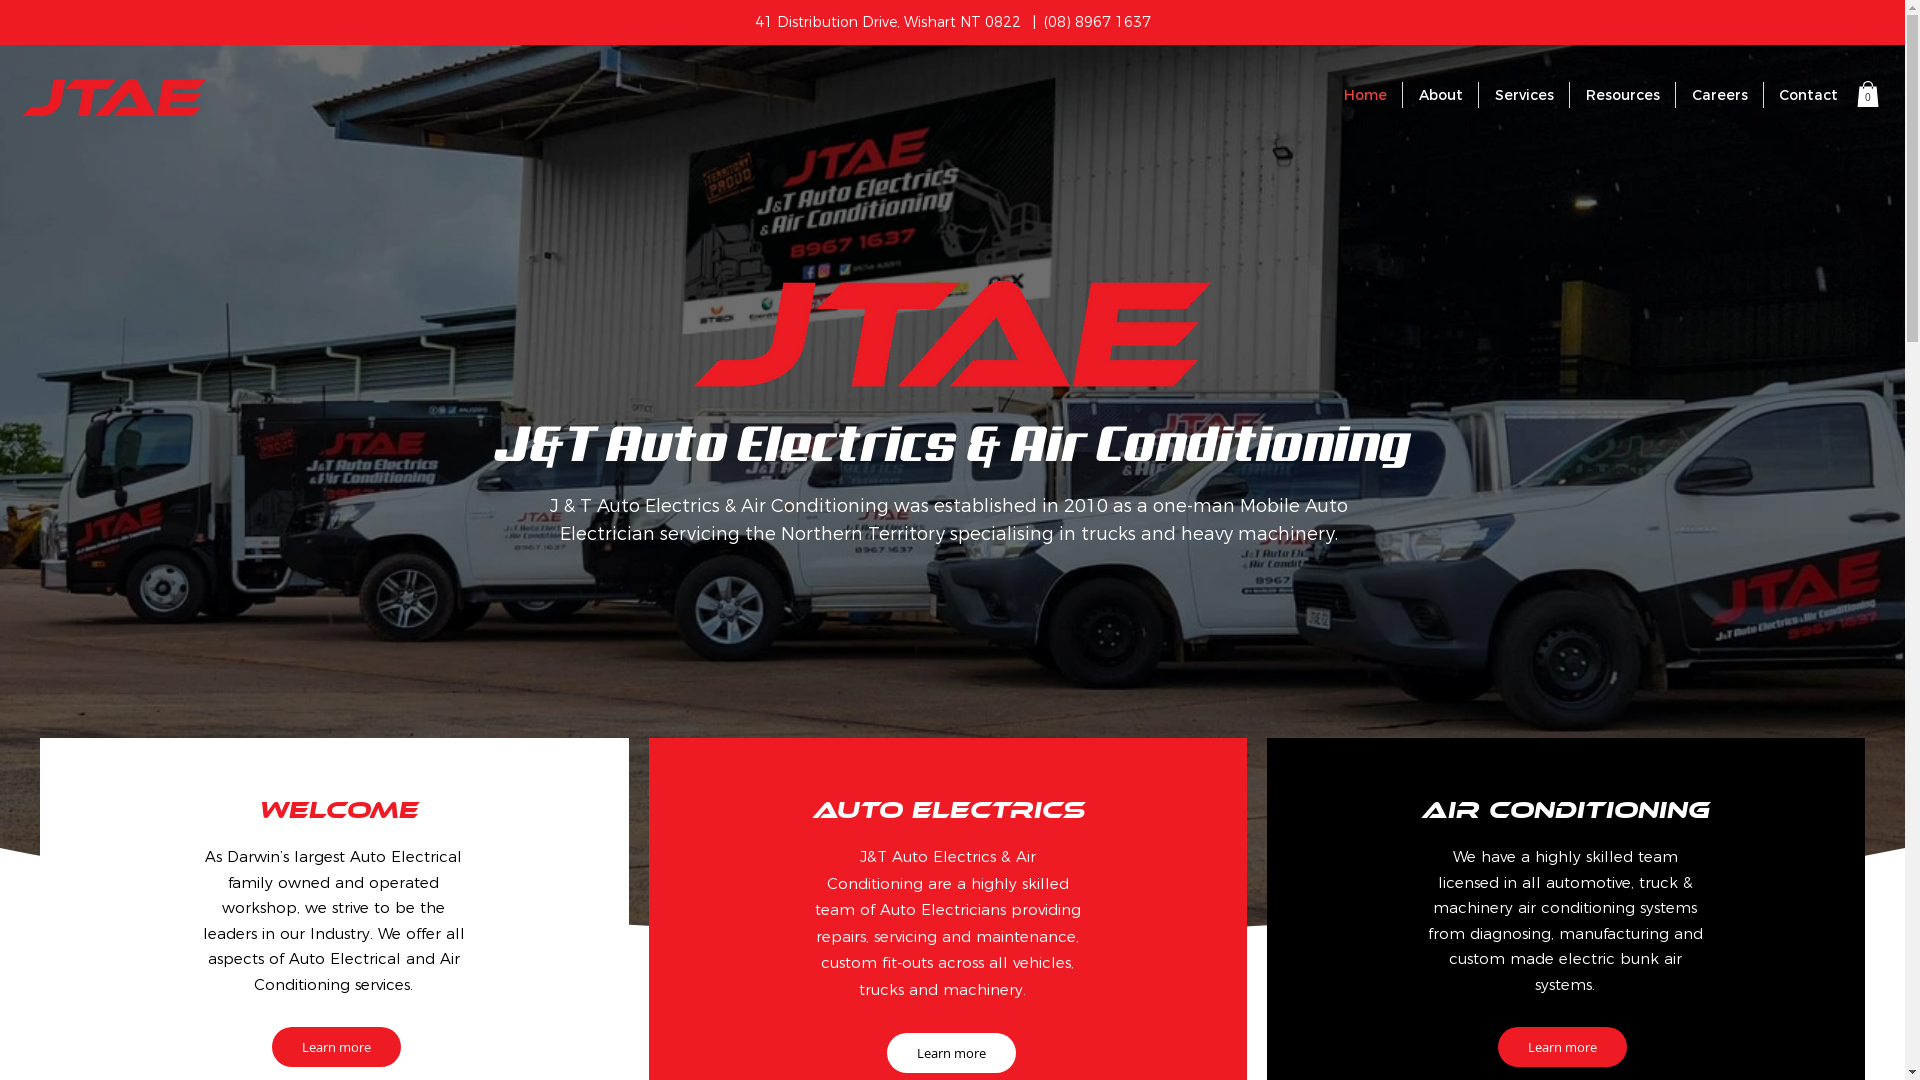  What do you see at coordinates (1808, 95) in the screenshot?
I see `'Contact'` at bounding box center [1808, 95].